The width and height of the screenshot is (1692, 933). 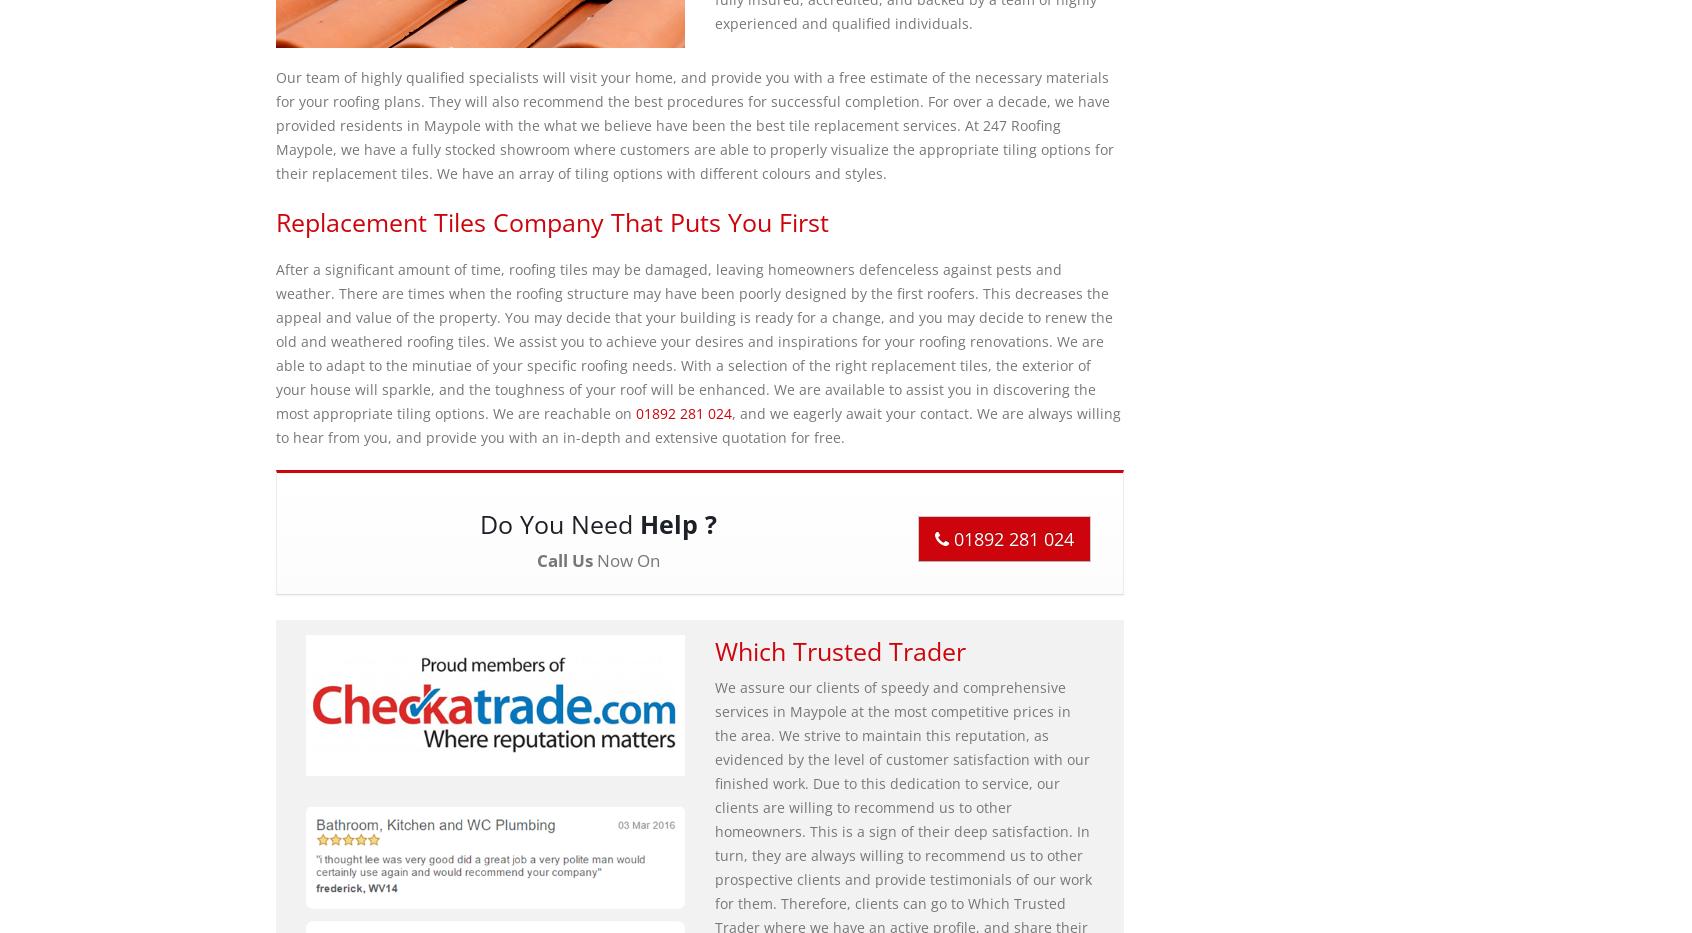 What do you see at coordinates (275, 340) in the screenshot?
I see `'After a significant amount of time, roofing tiles may be damaged, leaving homeowners defenceless against pests and weather. There are times when the roofing structure may have been poorly designed by the first roofers. This decreases the appeal and value of the property. You may decide that your building is ready for a change, and you may decide to renew the old and weathered roofing tiles. We assist you to achieve your desires and inspirations for your roofing renovations. We are able to adapt to the minutiae of your specific roofing needs. With a selection of the right replacement tiles, the exterior of your house will sparkle, and the toughness of your roof will be enhanced. We are available to assist you in discovering the most appropriate tiling options. We are reachable on'` at bounding box center [275, 340].